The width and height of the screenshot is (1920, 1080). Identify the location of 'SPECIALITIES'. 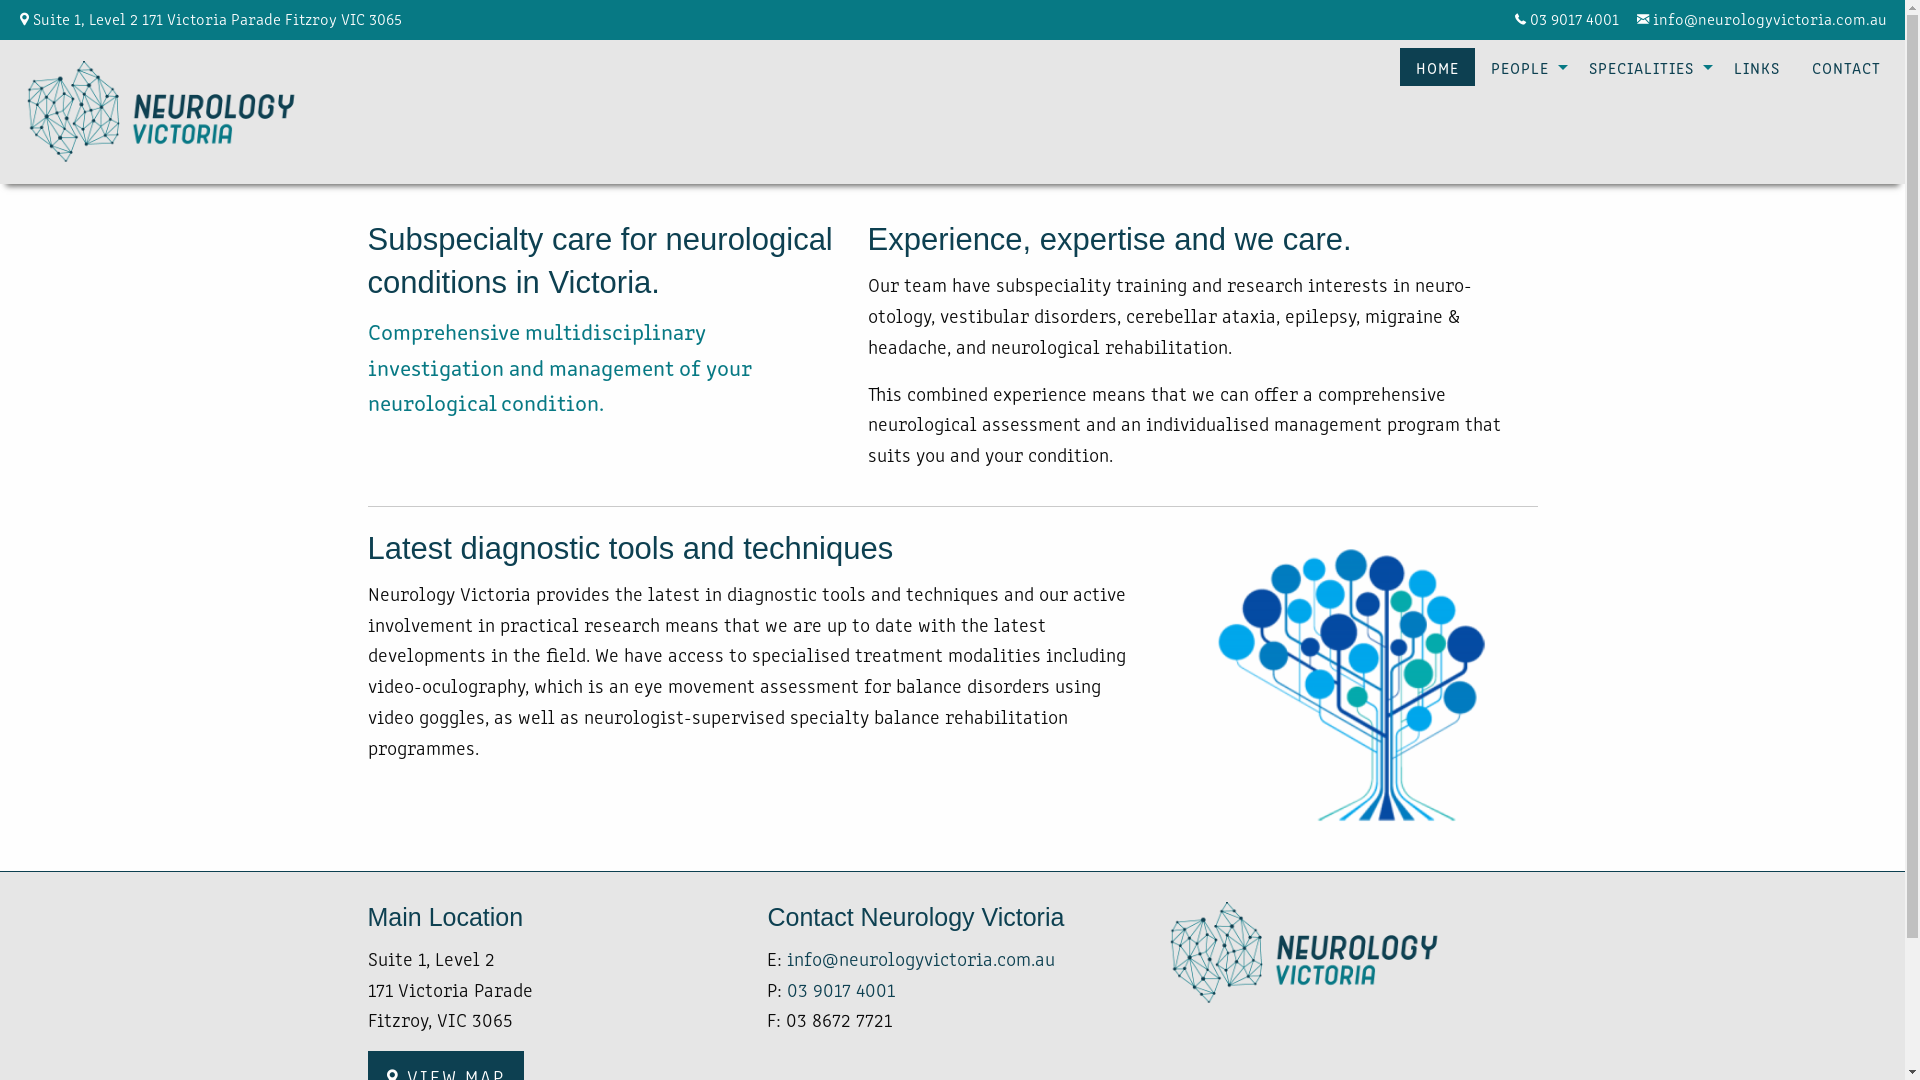
(1645, 65).